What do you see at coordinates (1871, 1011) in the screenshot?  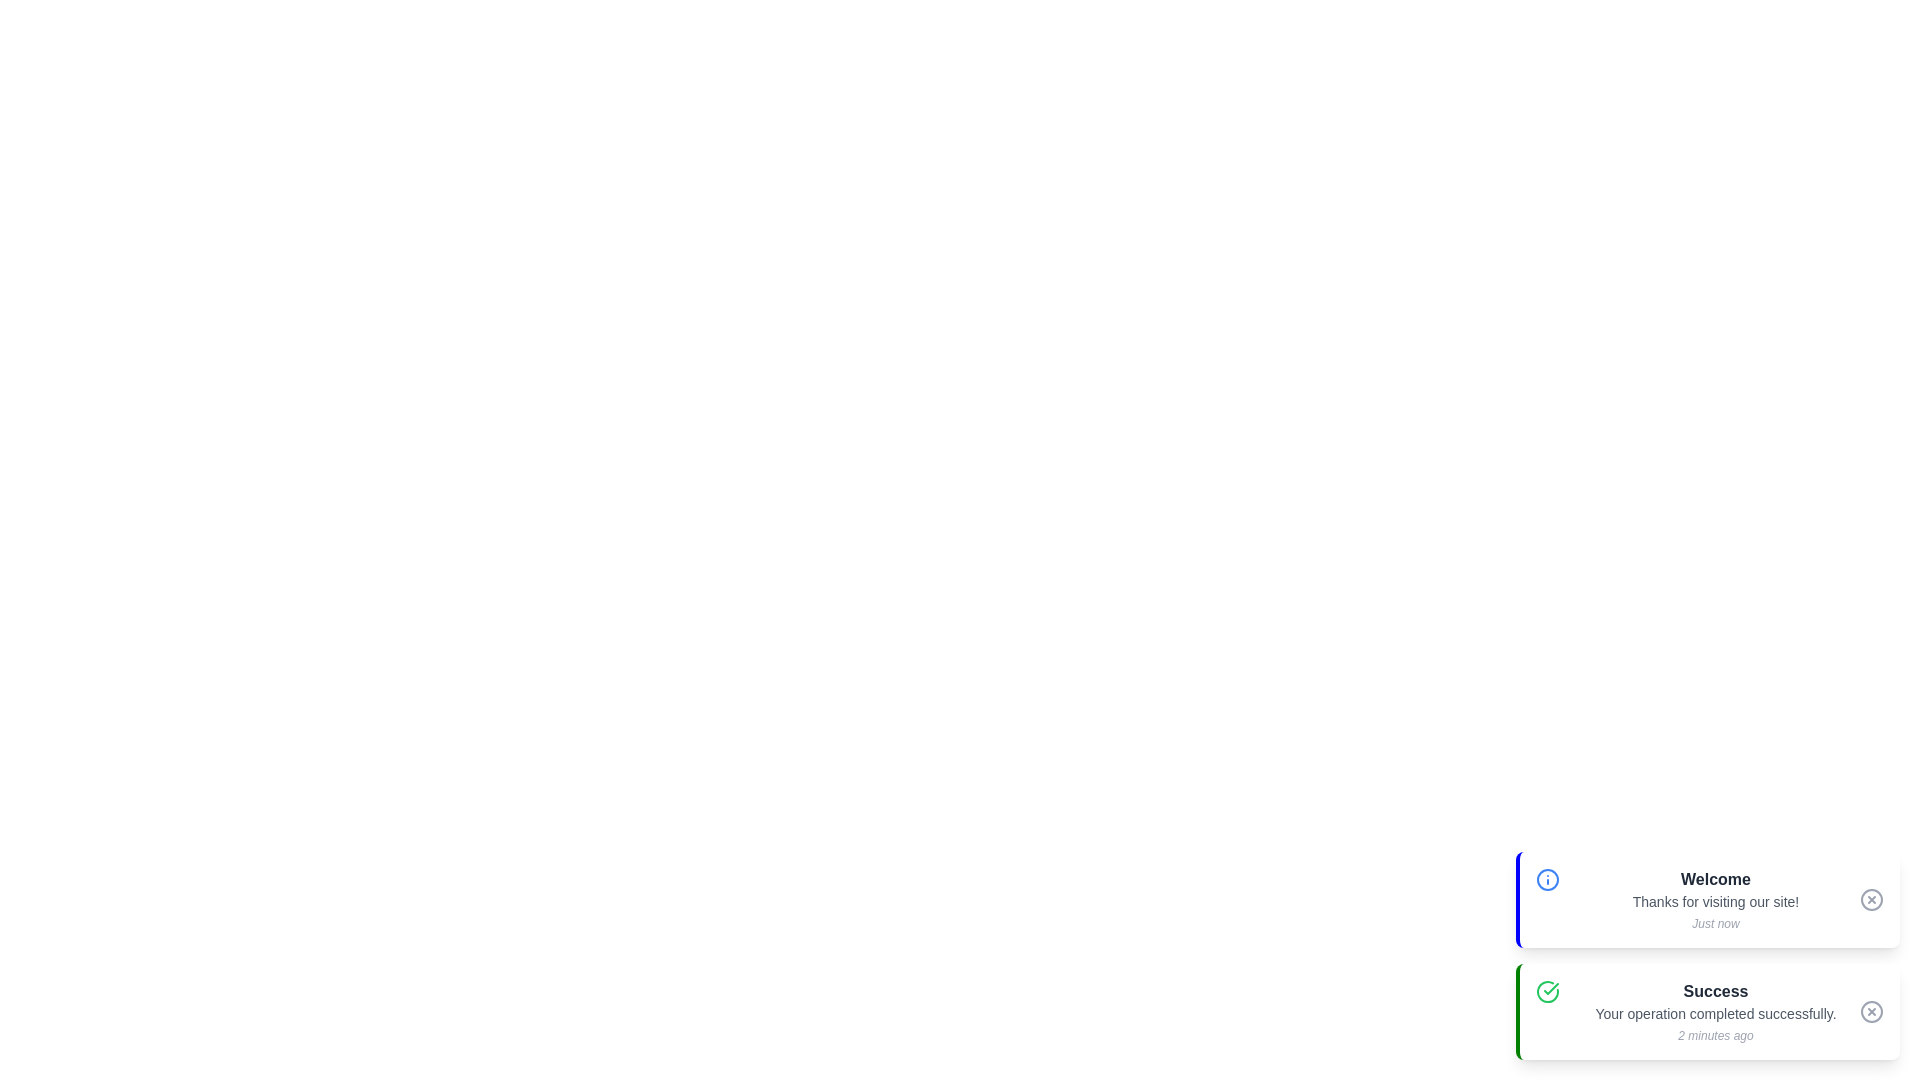 I see `close button of the message with the title Success` at bounding box center [1871, 1011].